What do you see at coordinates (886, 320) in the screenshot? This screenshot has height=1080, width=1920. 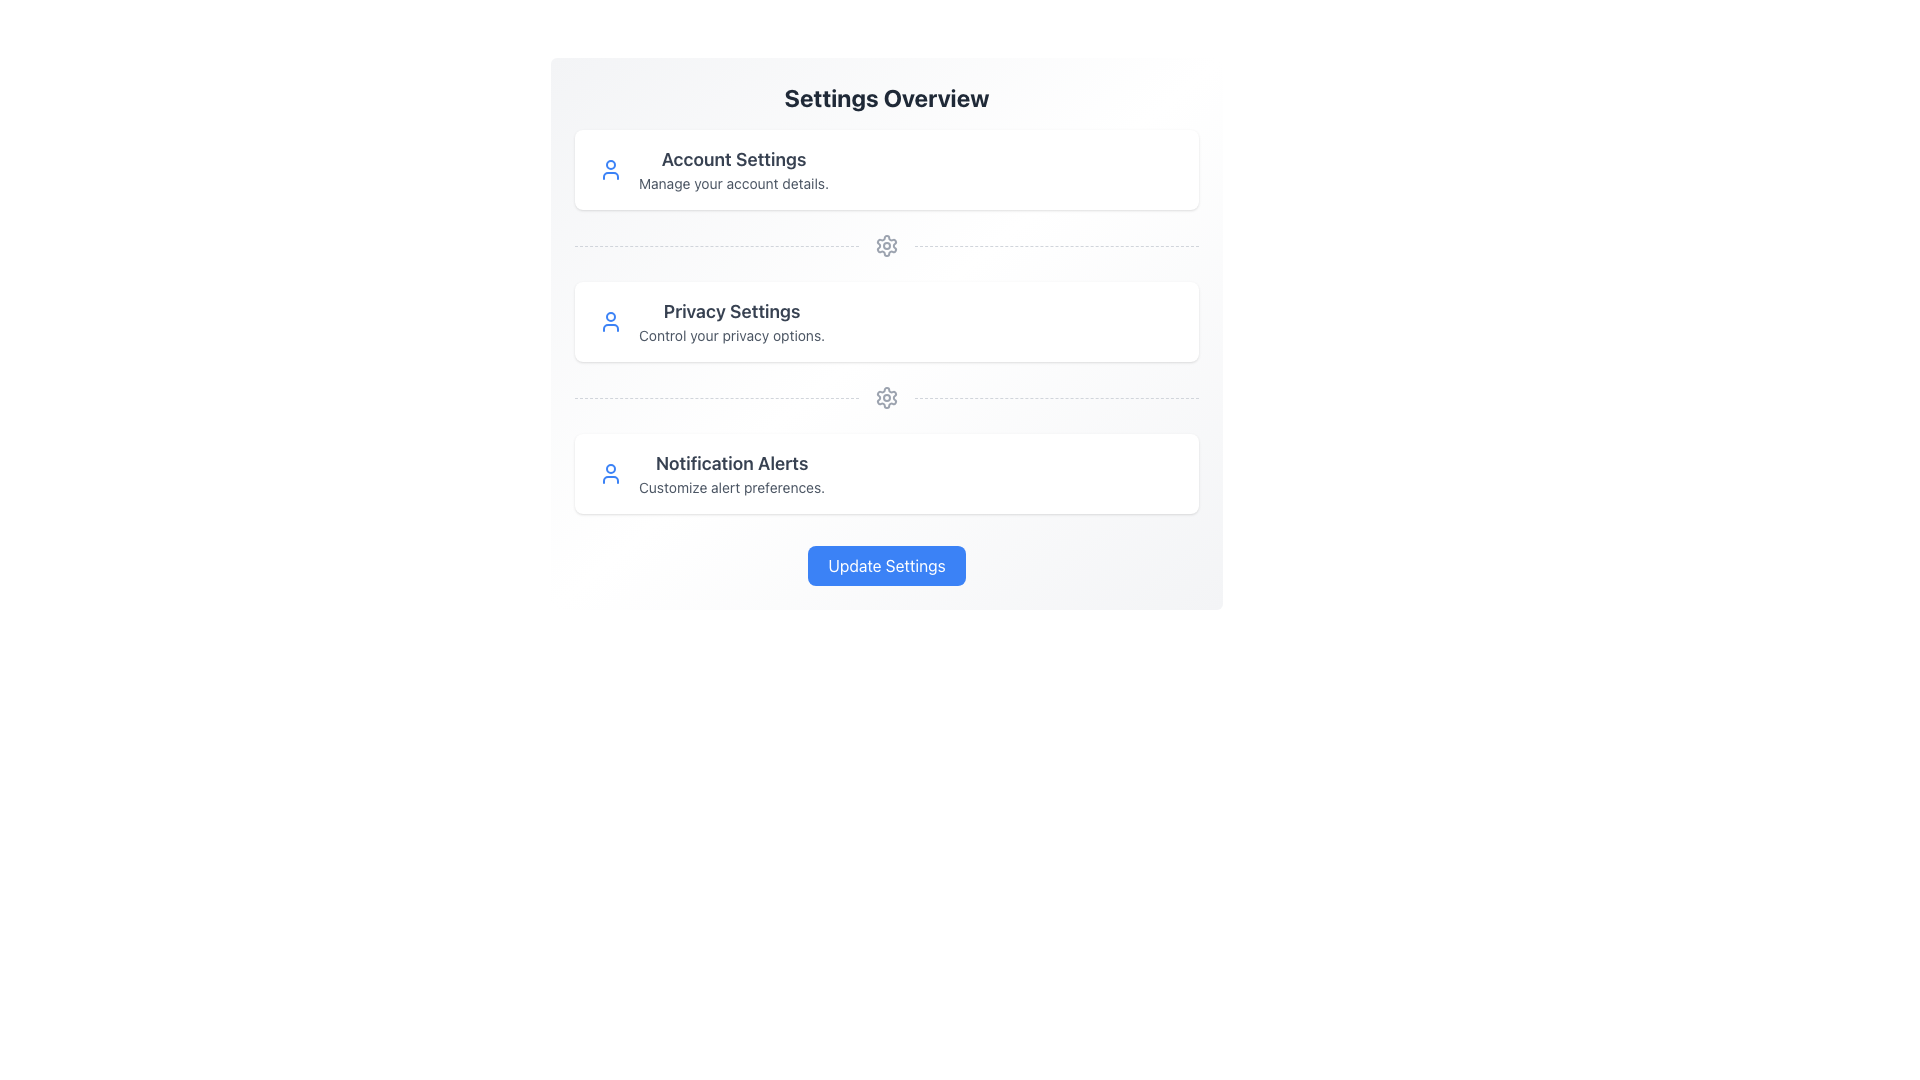 I see `the informational Card related to user privacy settings, which is the second item in the vertical list of setting options` at bounding box center [886, 320].